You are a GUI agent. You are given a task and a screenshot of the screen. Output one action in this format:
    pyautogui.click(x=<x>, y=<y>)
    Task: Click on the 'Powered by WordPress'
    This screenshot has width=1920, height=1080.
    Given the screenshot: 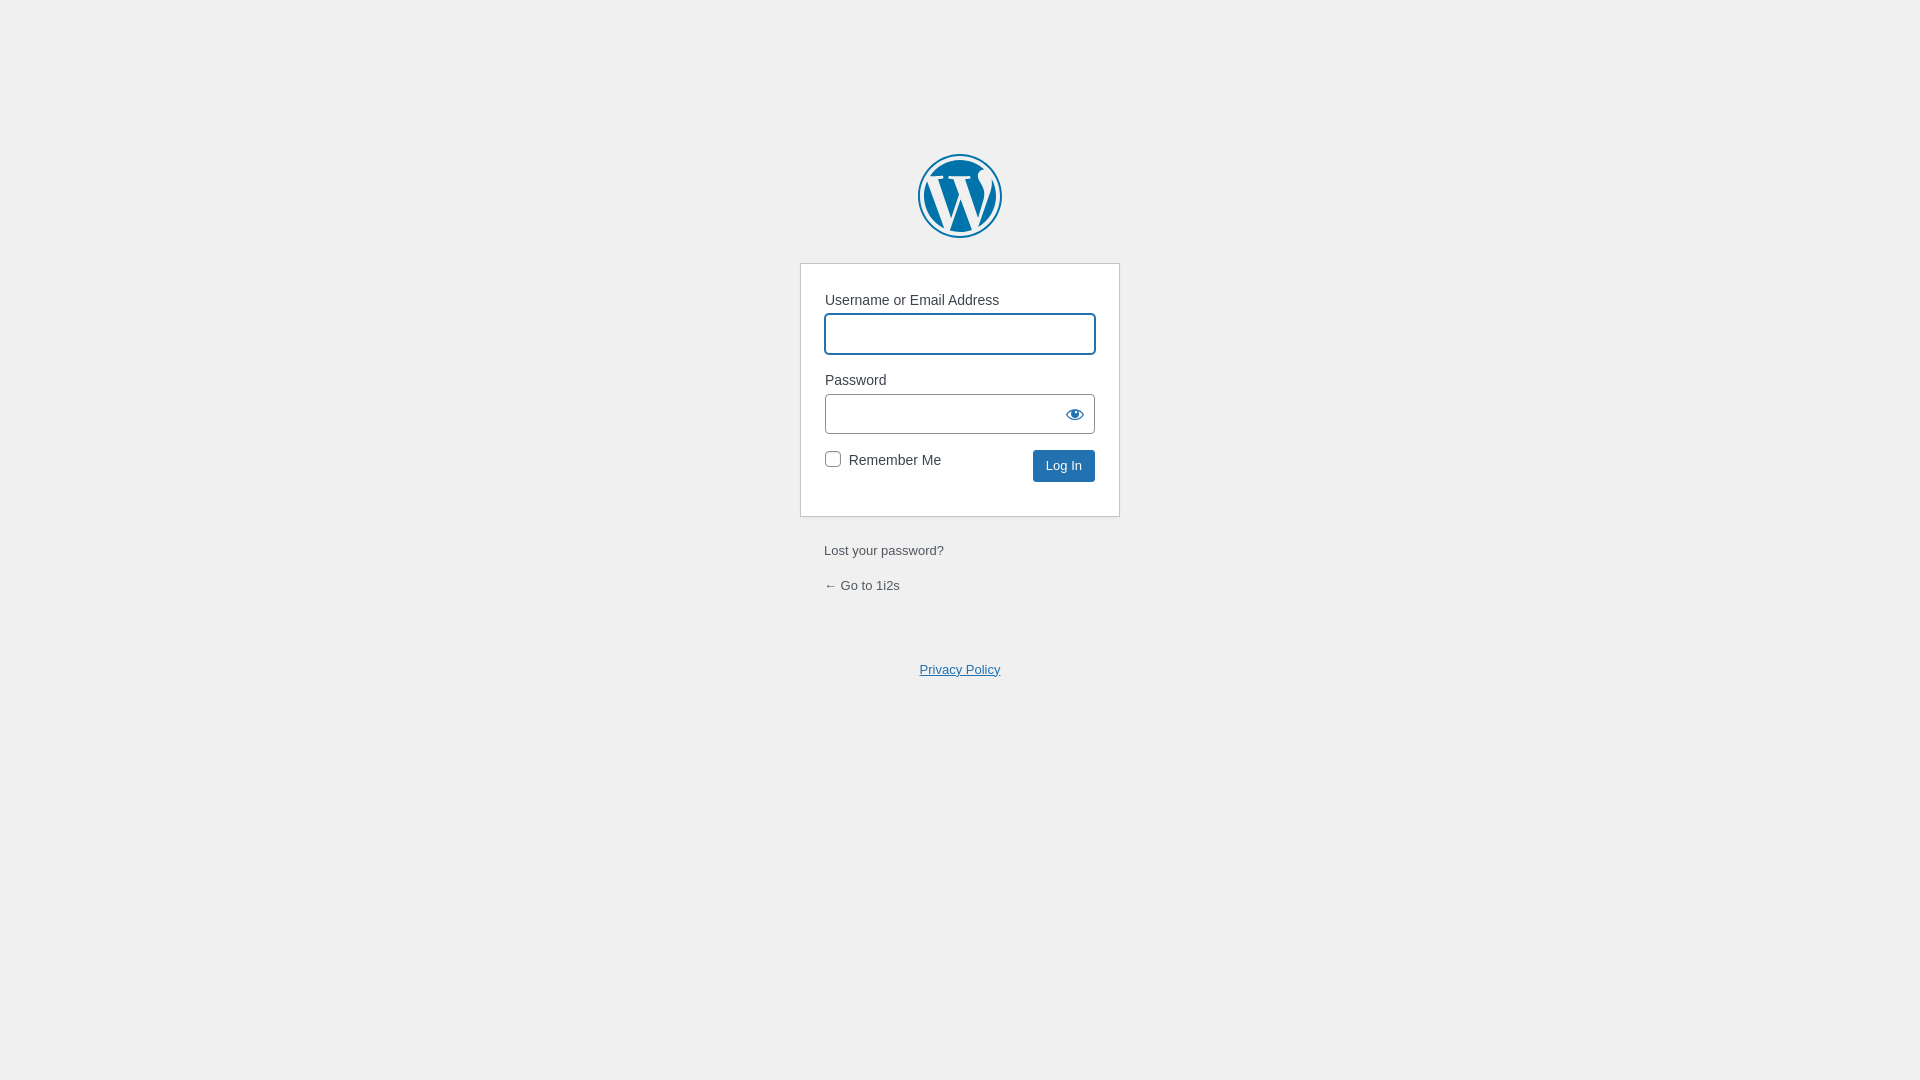 What is the action you would take?
    pyautogui.click(x=916, y=196)
    